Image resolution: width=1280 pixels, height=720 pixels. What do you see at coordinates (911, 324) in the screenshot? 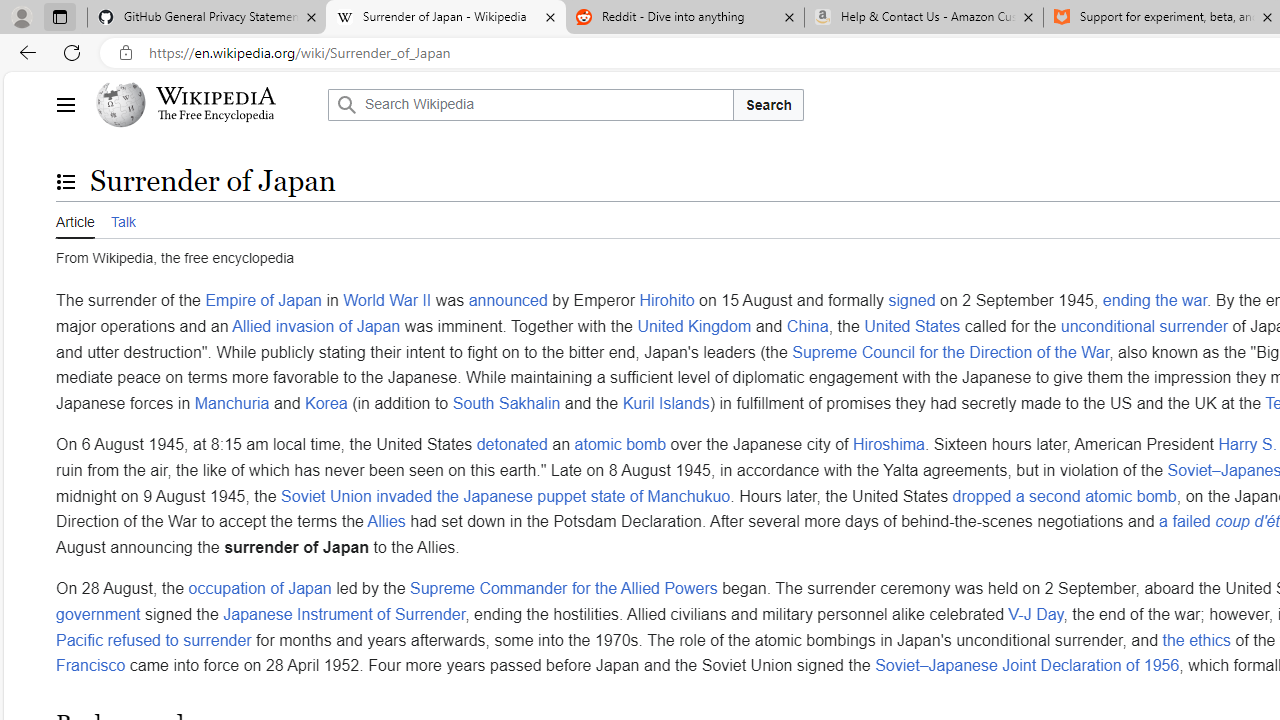
I see `'United States'` at bounding box center [911, 324].